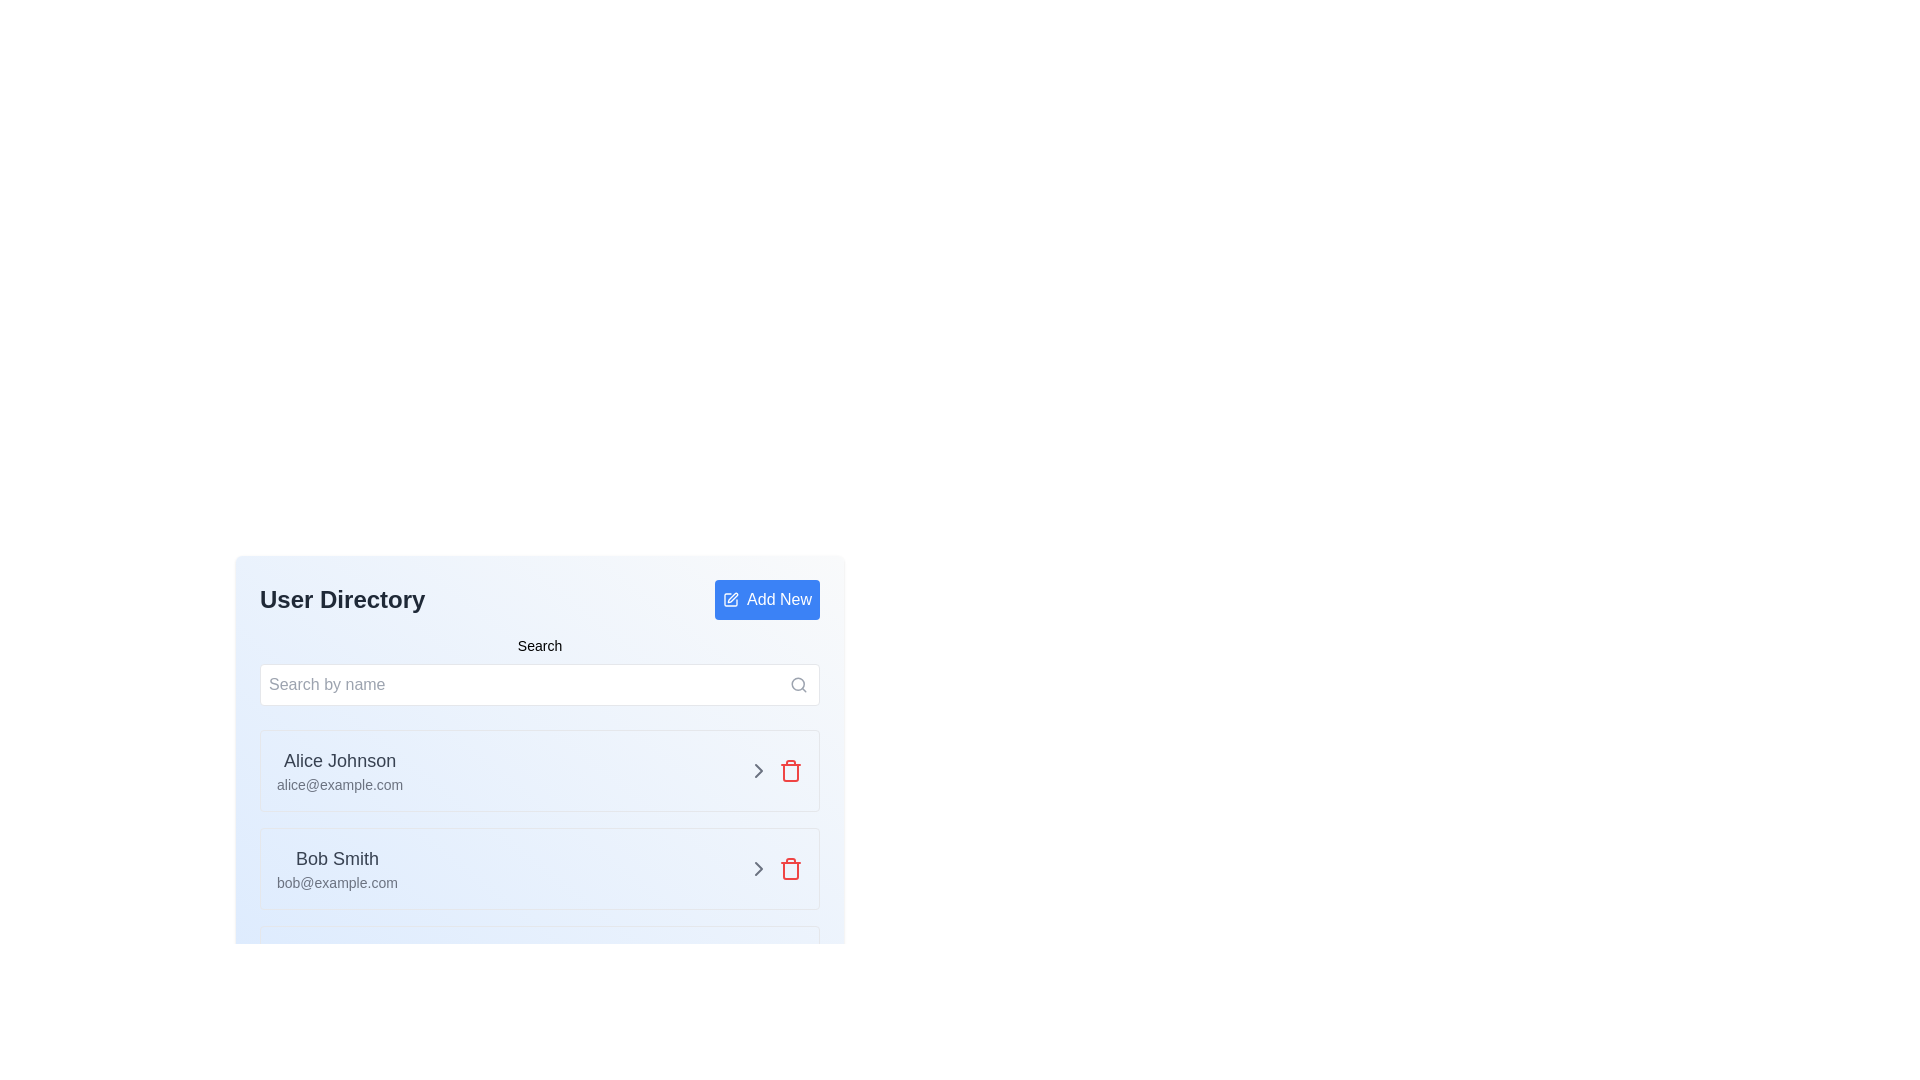  What do you see at coordinates (730, 599) in the screenshot?
I see `the edit icon, which is a small pen icon within a square, styled with a thin blue border and a white background, located within the 'Add New' button` at bounding box center [730, 599].